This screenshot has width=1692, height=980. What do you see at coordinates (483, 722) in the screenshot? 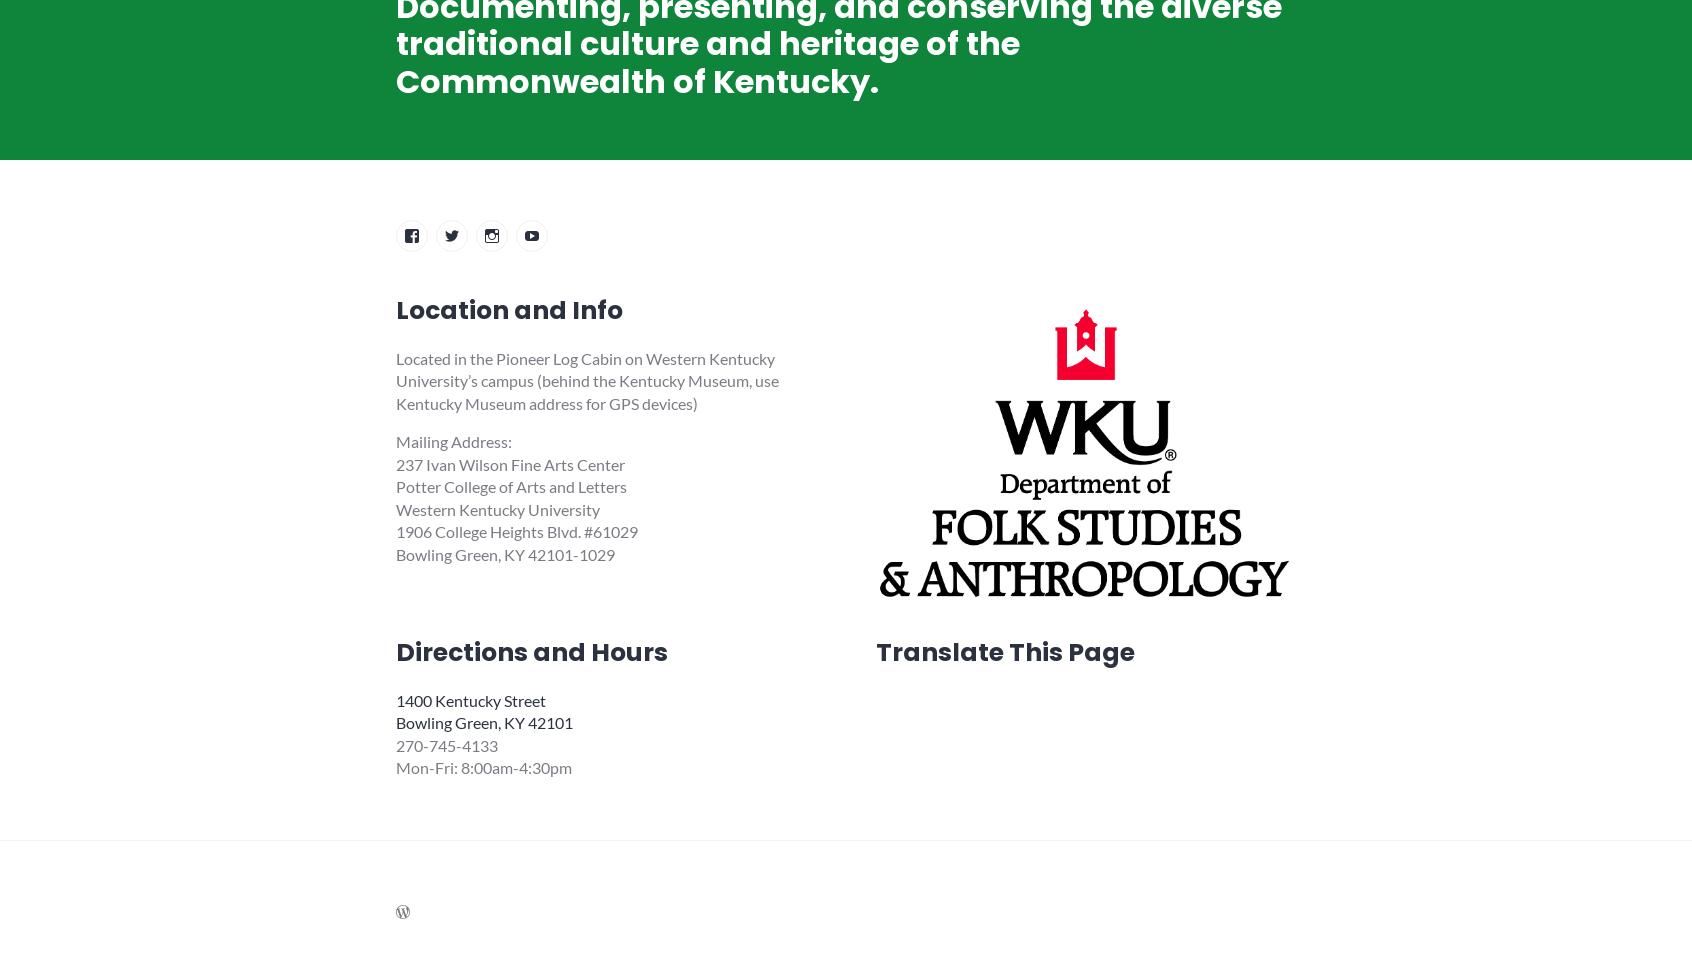
I see `'Bowling Green, KY 42101'` at bounding box center [483, 722].